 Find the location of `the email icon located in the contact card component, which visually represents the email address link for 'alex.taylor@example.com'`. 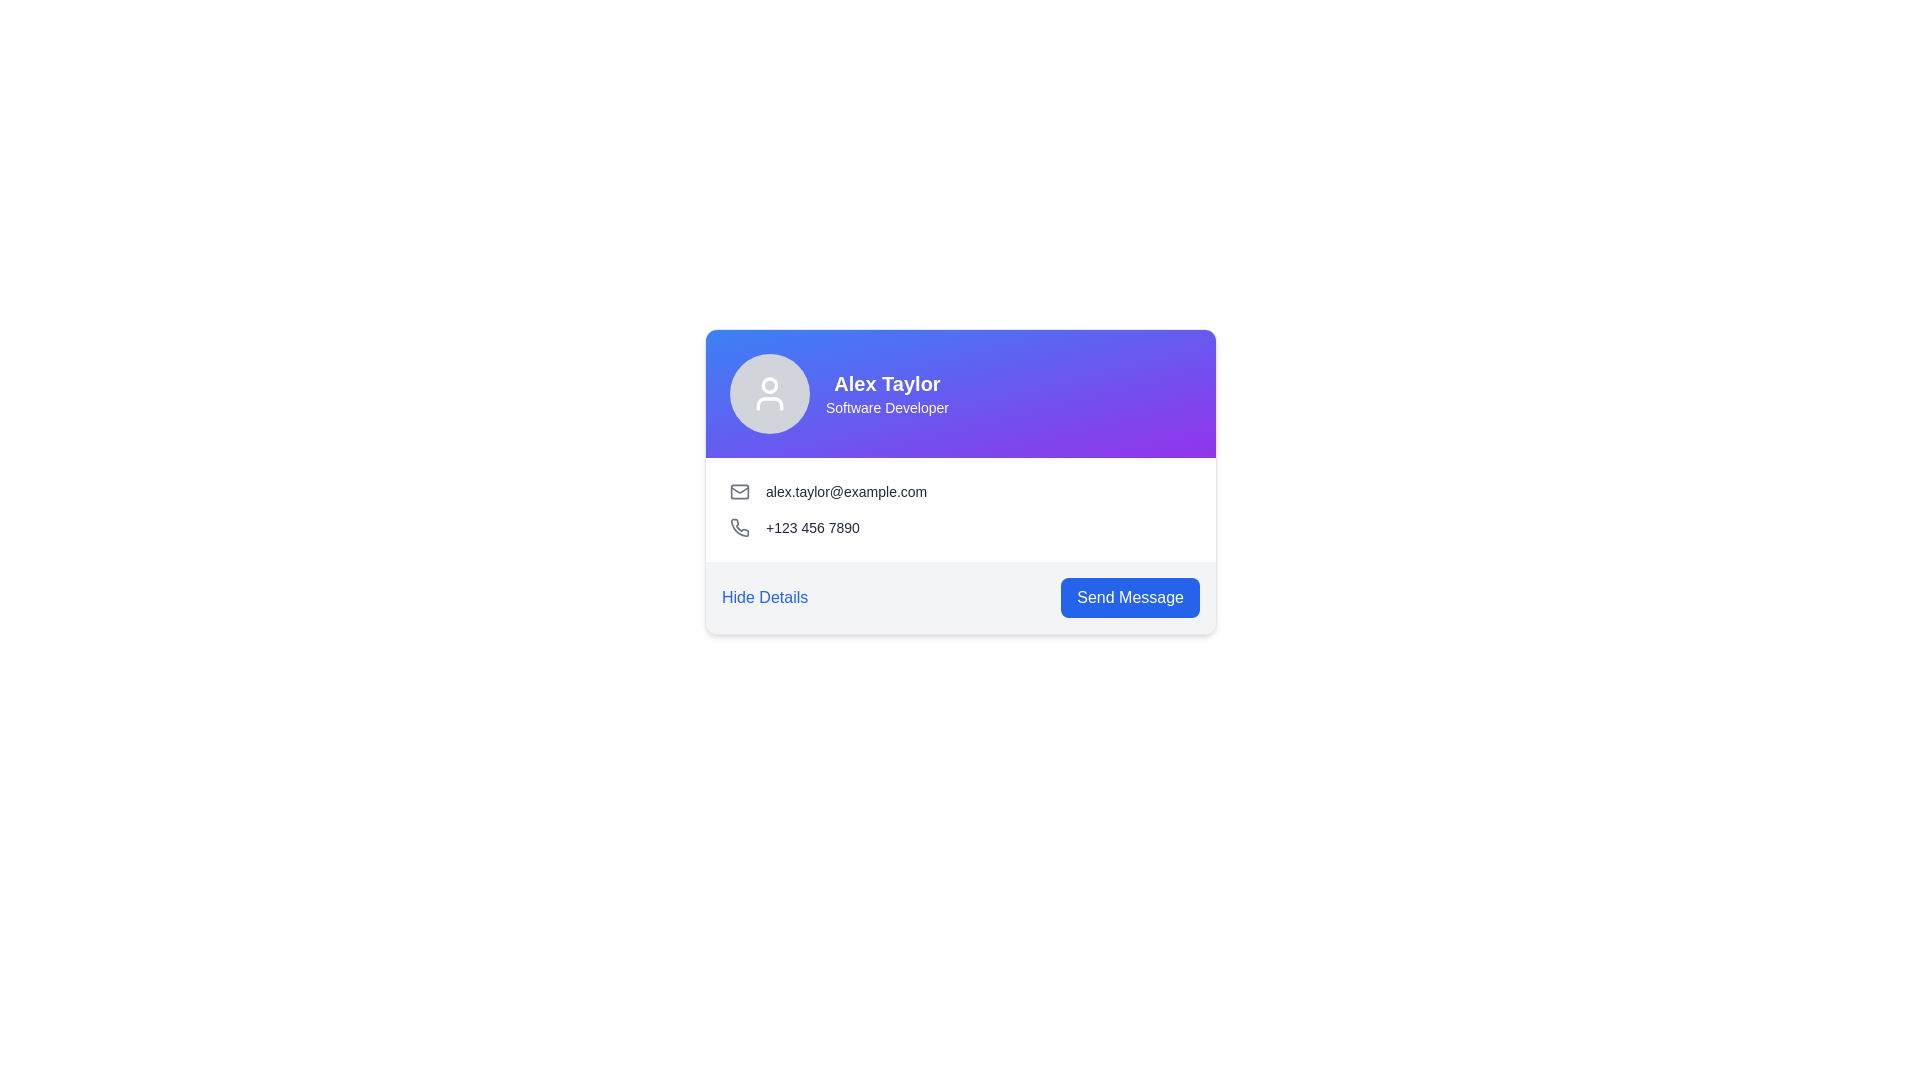

the email icon located in the contact card component, which visually represents the email address link for 'alex.taylor@example.com' is located at coordinates (738, 492).